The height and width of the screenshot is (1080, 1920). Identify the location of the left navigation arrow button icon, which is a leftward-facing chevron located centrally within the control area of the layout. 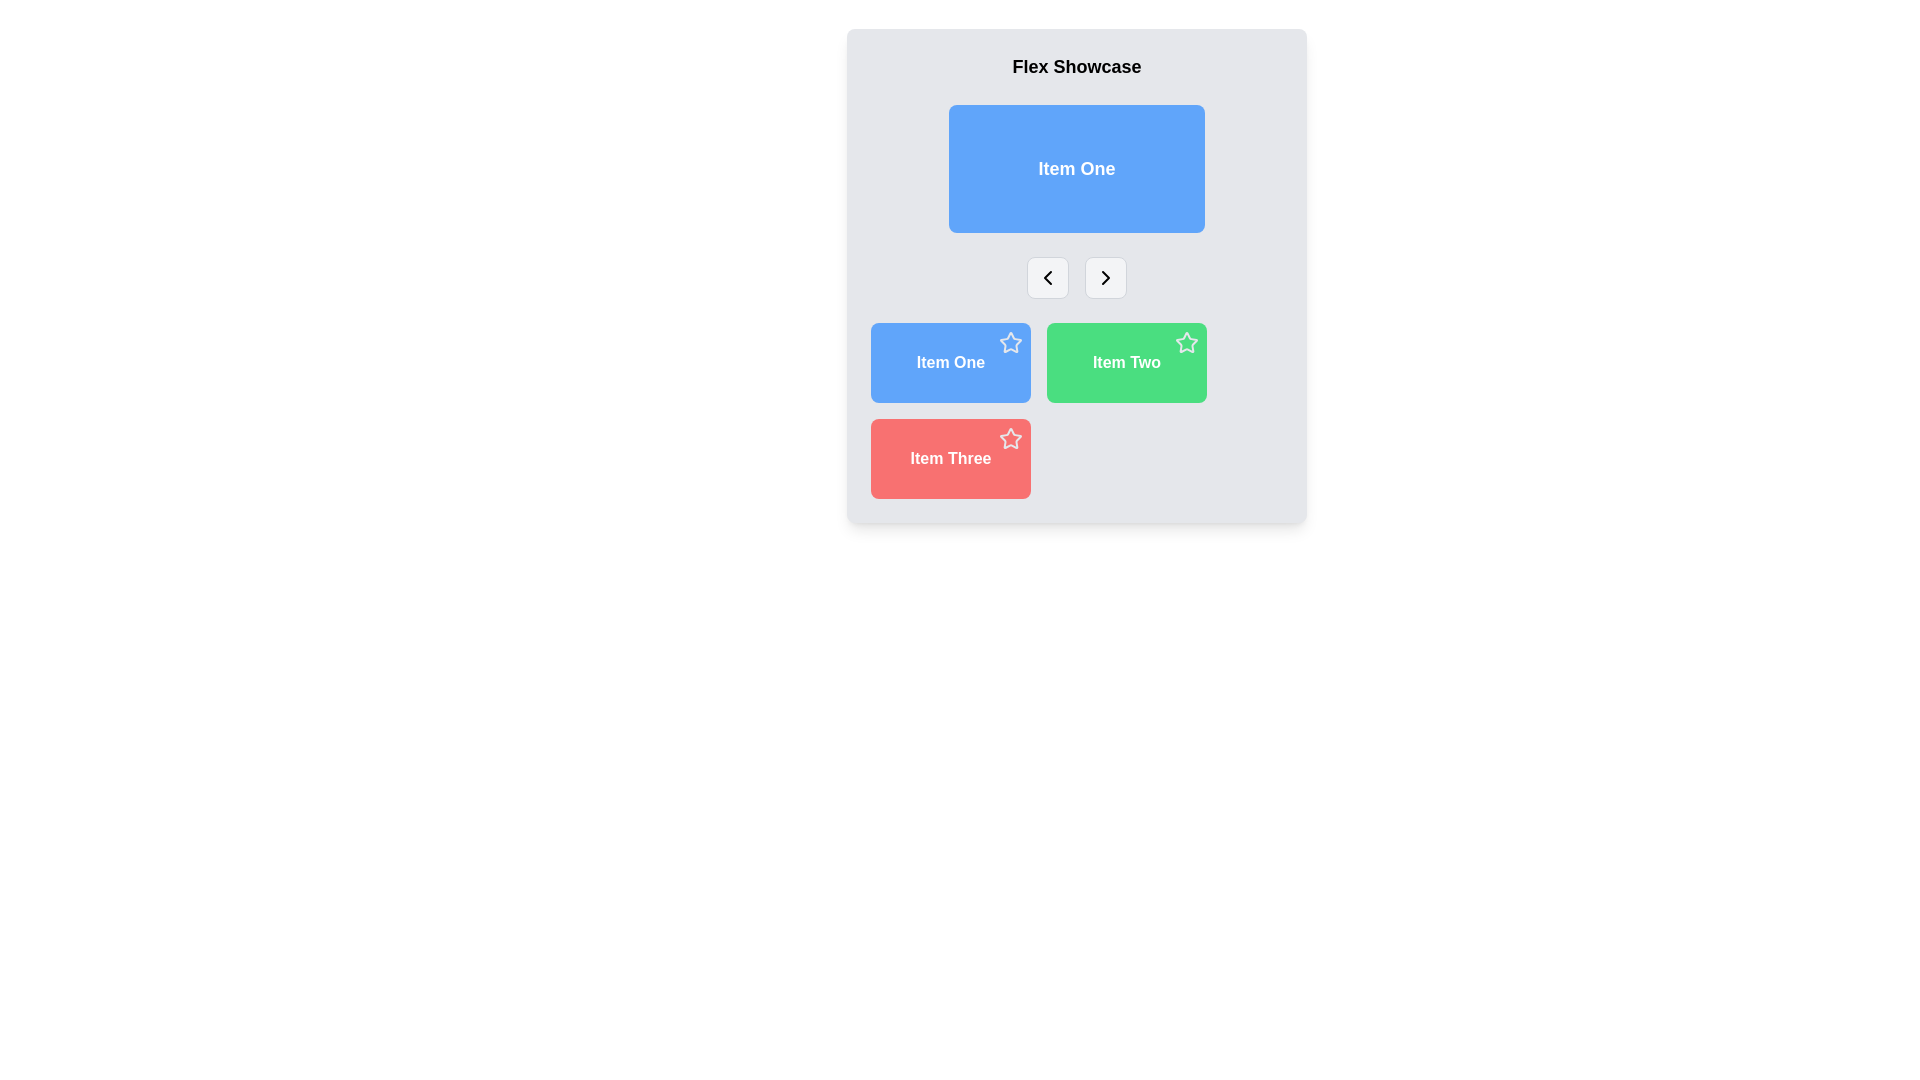
(1046, 277).